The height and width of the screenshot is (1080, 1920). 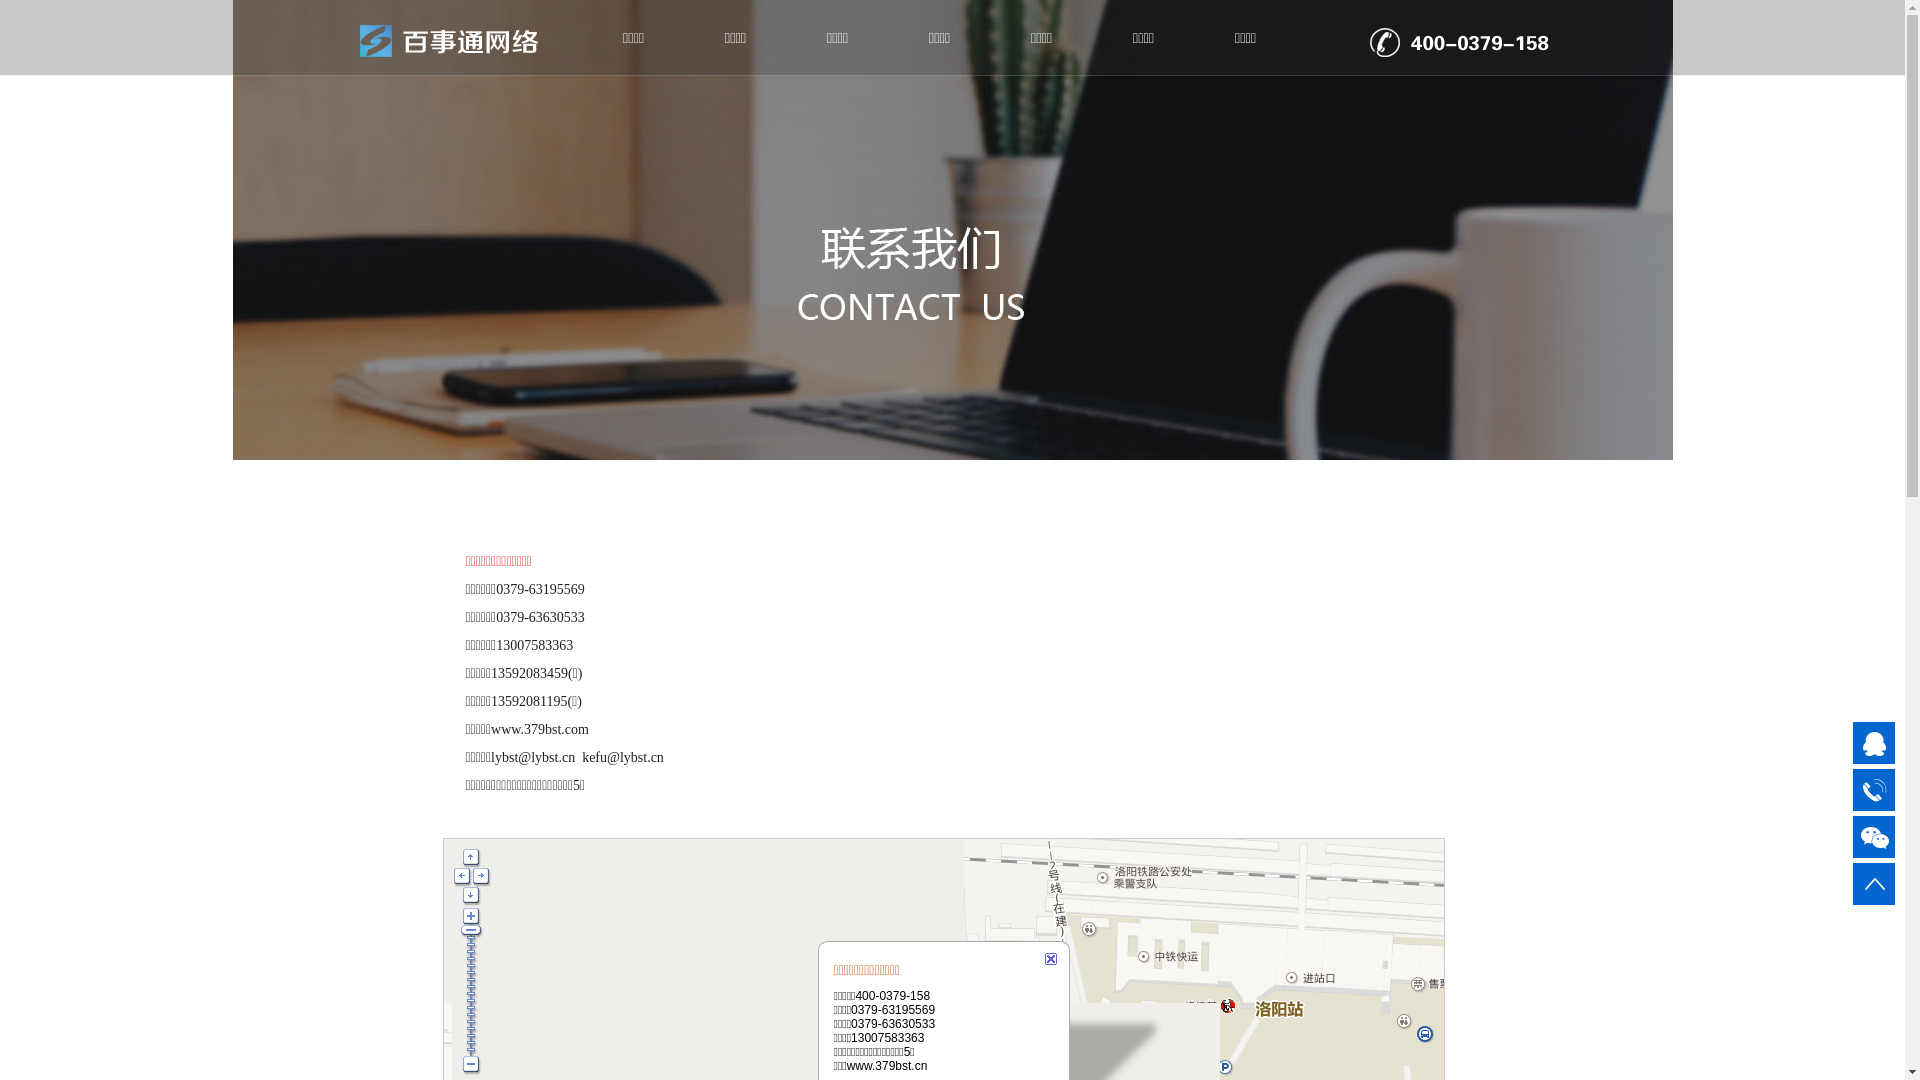 What do you see at coordinates (532, 756) in the screenshot?
I see `'lybst@lybst.cn'` at bounding box center [532, 756].